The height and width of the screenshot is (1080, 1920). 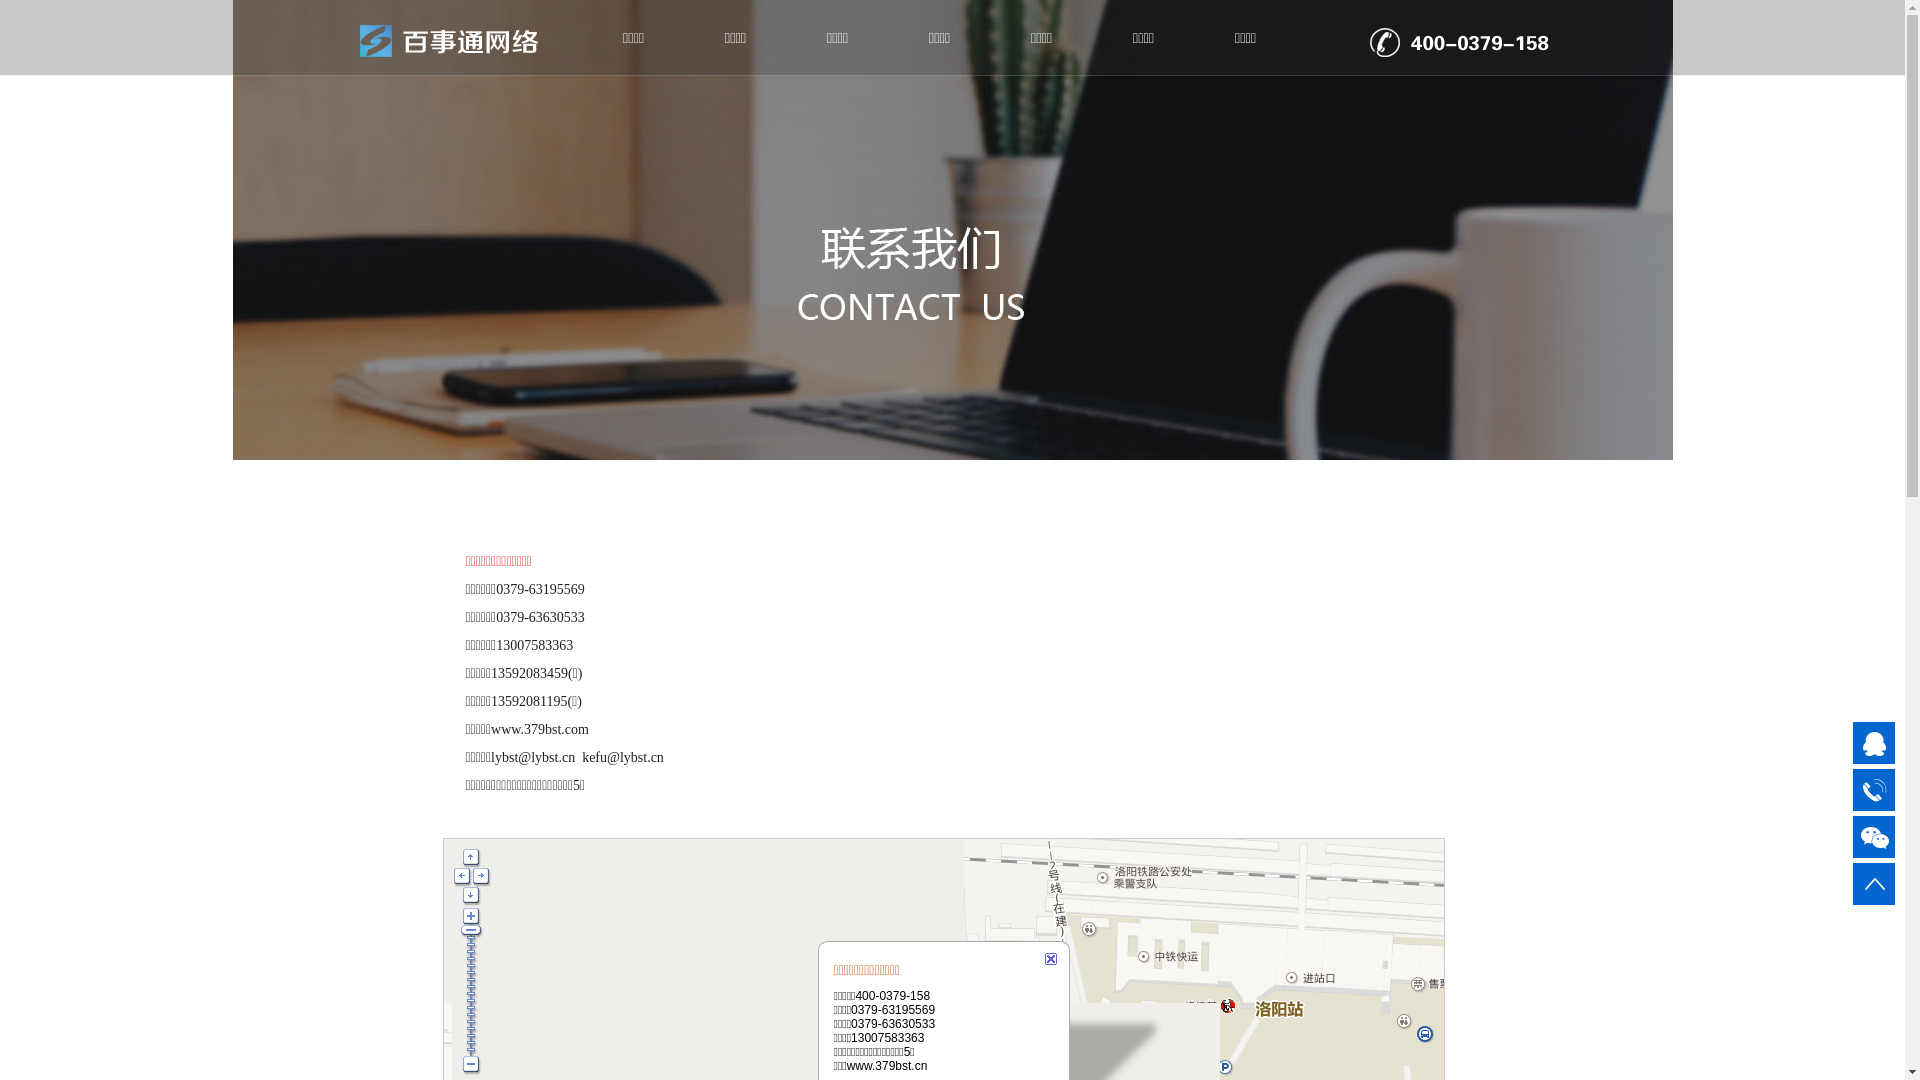 What do you see at coordinates (532, 756) in the screenshot?
I see `'lybst@lybst.cn'` at bounding box center [532, 756].